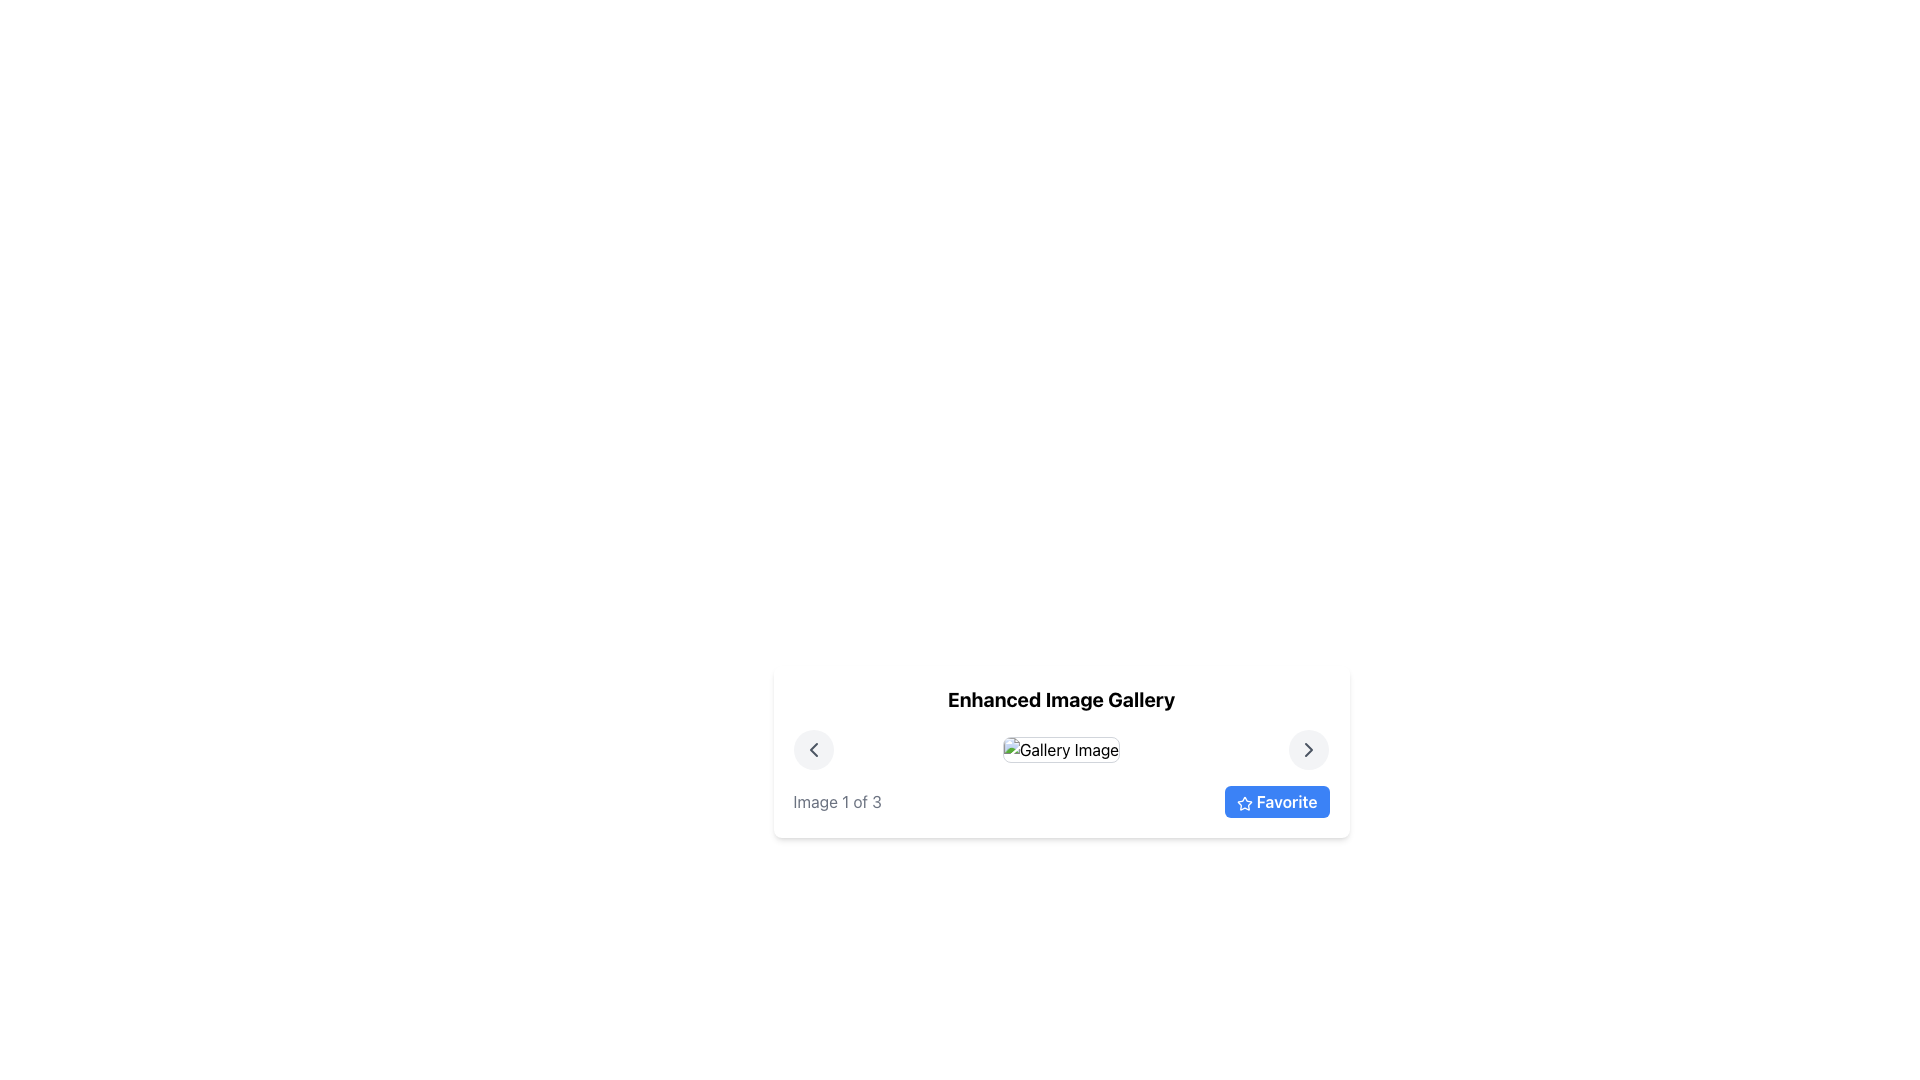 This screenshot has height=1080, width=1920. I want to click on the button labeled 'Favorite' which contains a decorative star icon, located on the right side of the gallery interface, so click(1243, 802).